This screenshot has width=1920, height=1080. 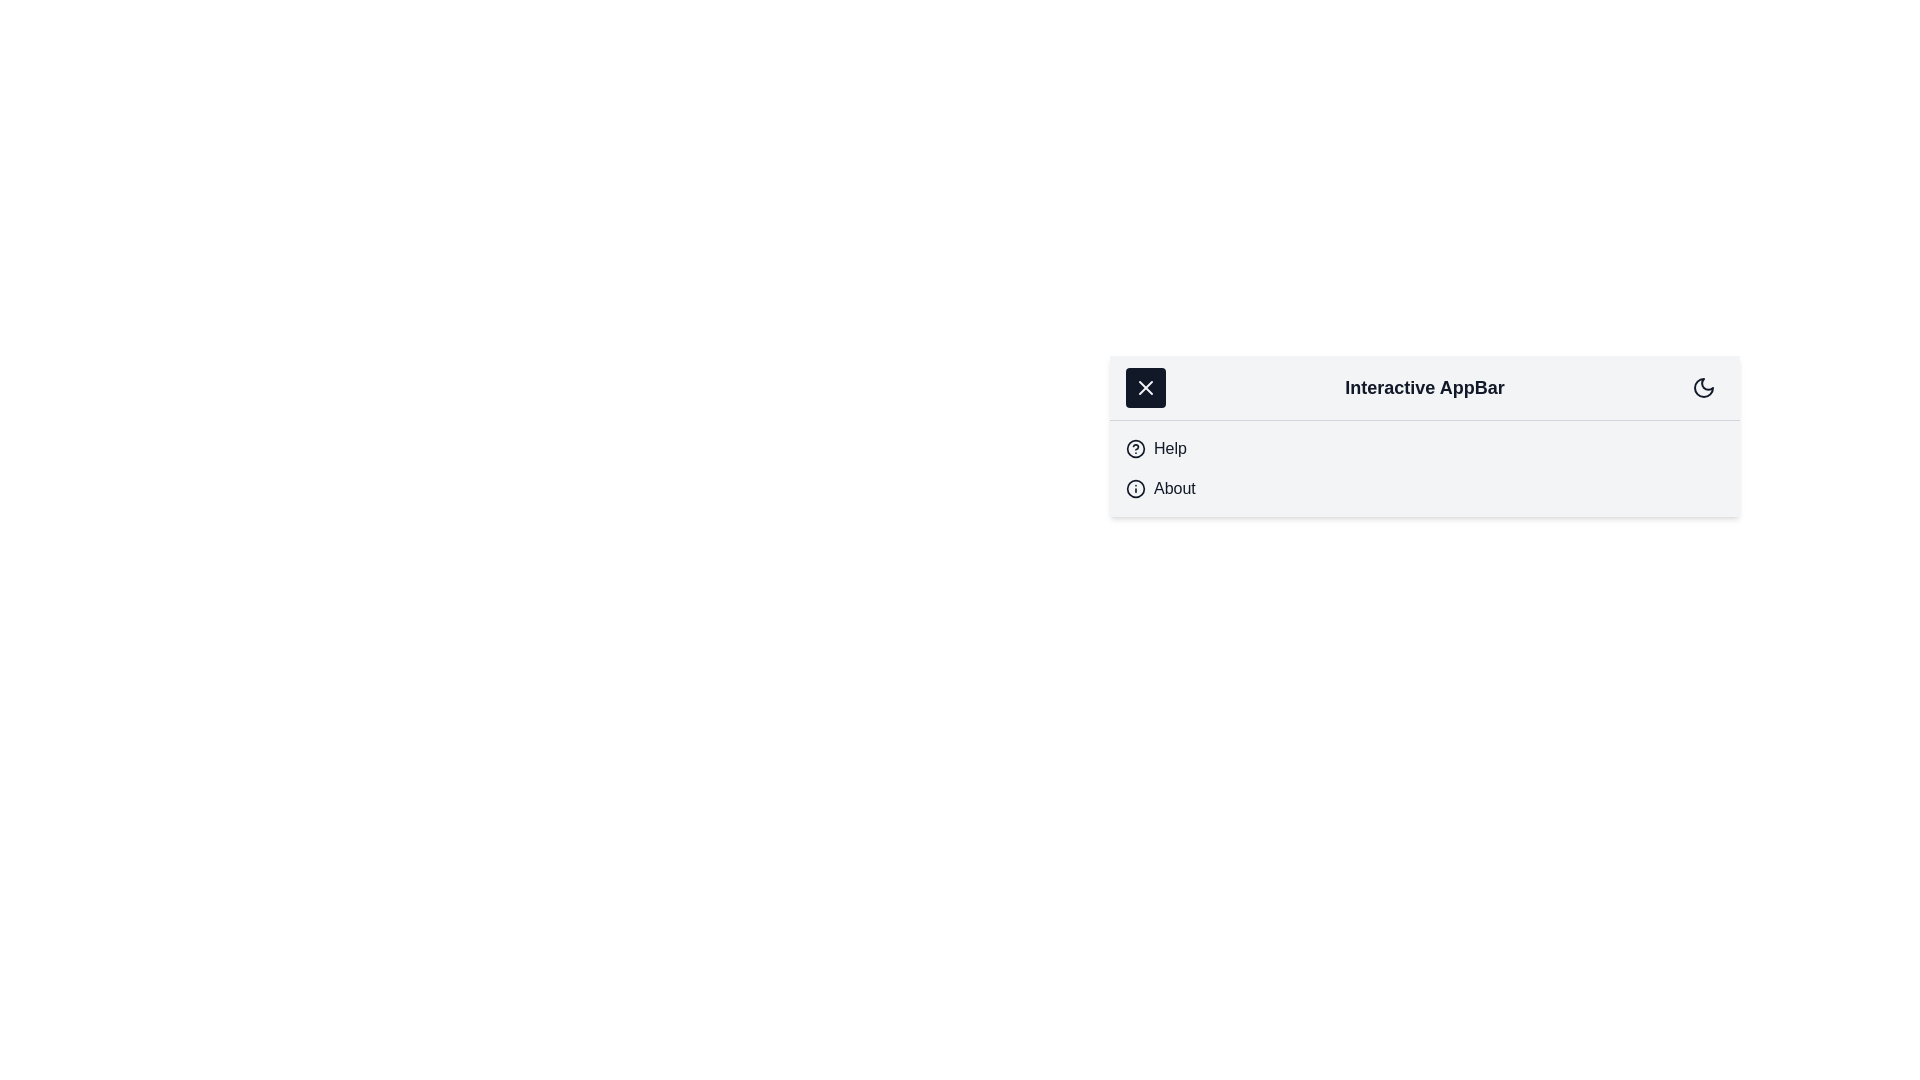 I want to click on the menu toggle button to toggle the menu visibility, so click(x=1146, y=388).